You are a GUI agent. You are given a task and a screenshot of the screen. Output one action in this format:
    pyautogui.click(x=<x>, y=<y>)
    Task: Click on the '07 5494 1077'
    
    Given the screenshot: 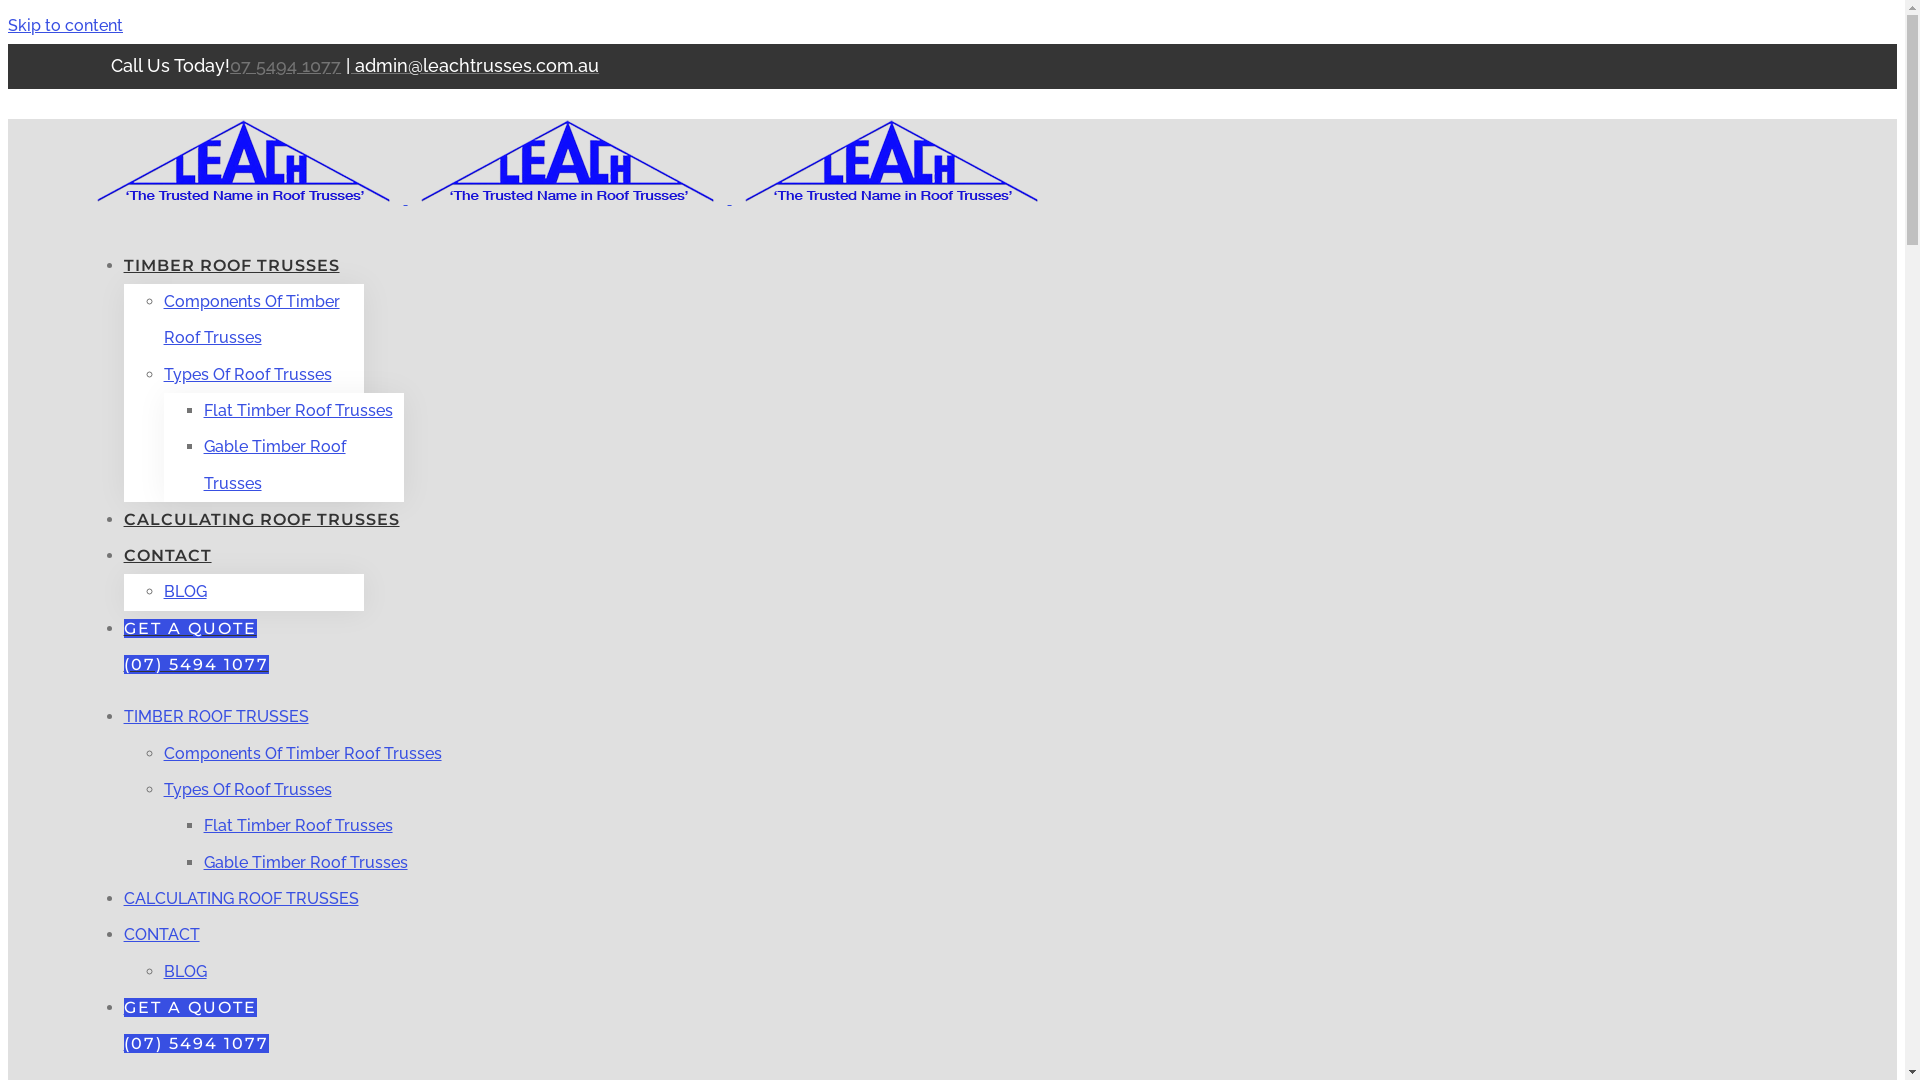 What is the action you would take?
    pyautogui.click(x=284, y=64)
    